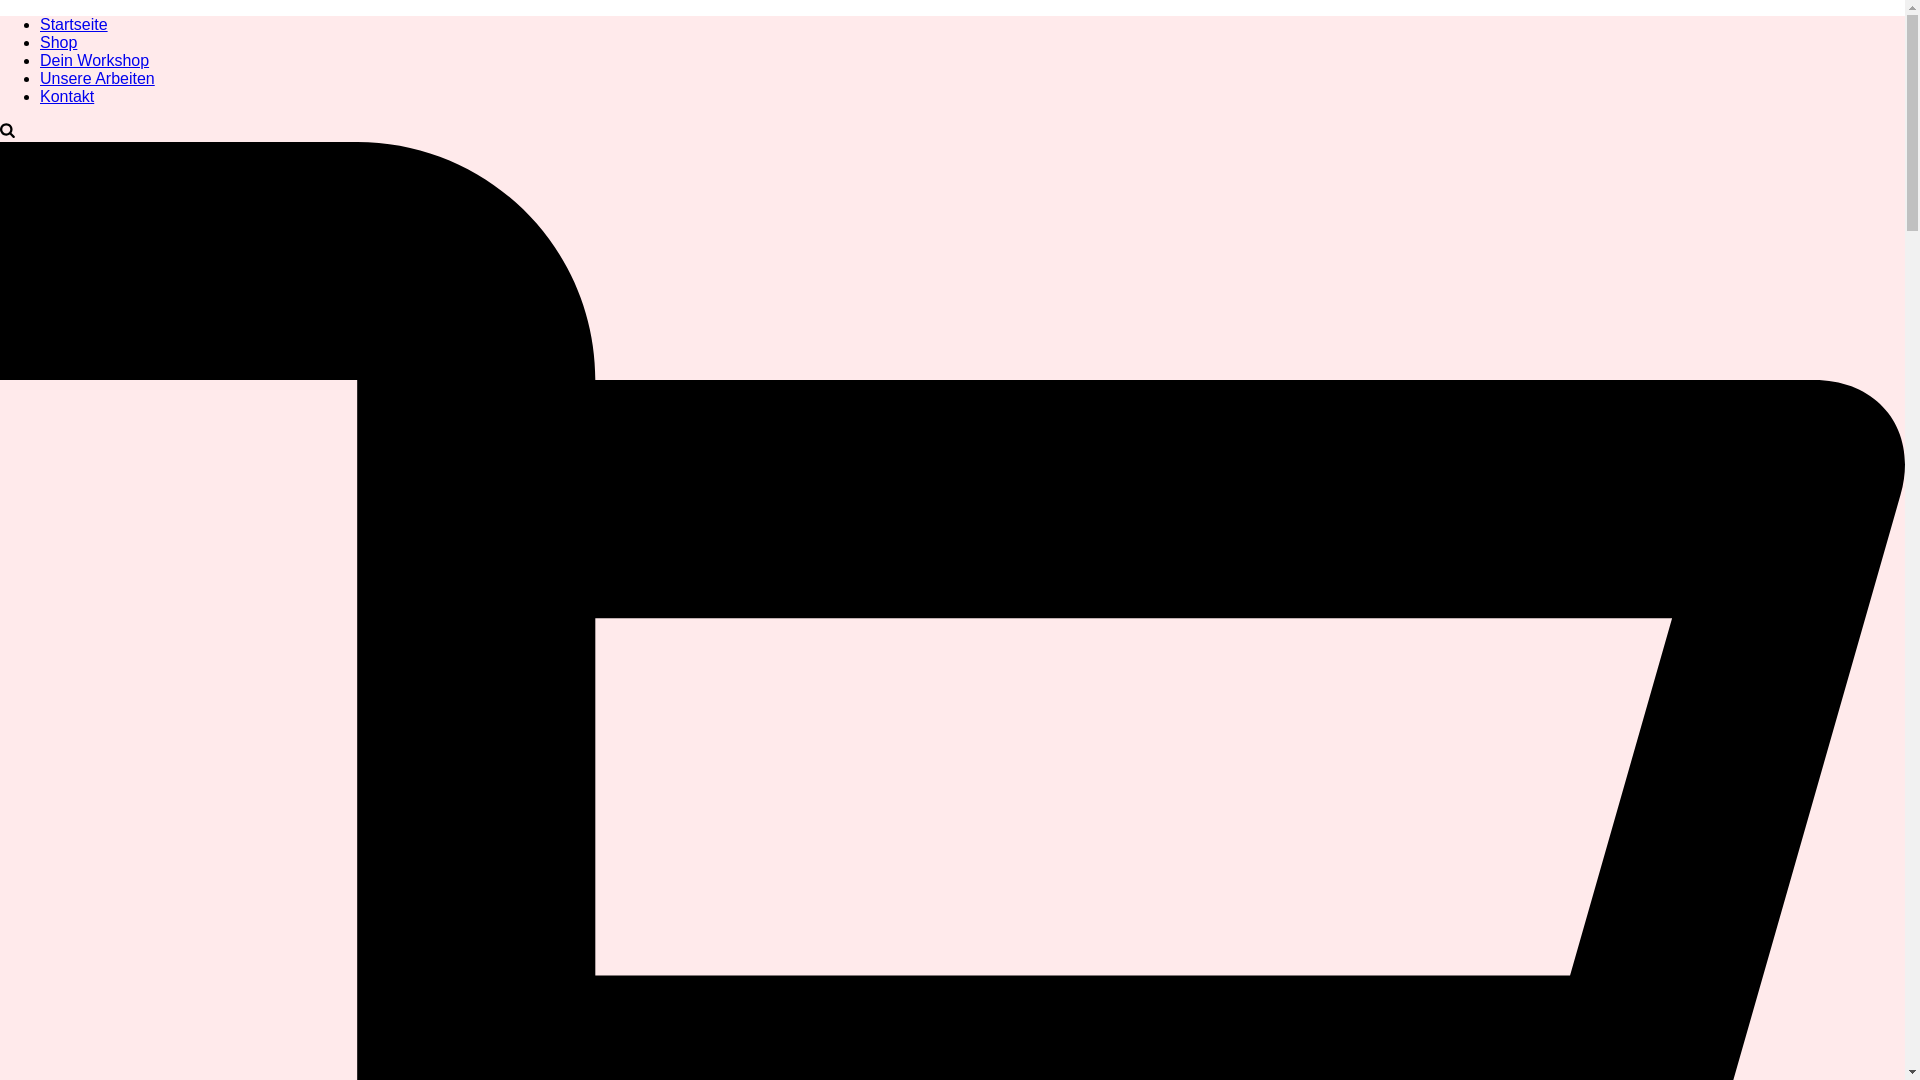 The image size is (1920, 1080). What do you see at coordinates (67, 96) in the screenshot?
I see `'Kontakt'` at bounding box center [67, 96].